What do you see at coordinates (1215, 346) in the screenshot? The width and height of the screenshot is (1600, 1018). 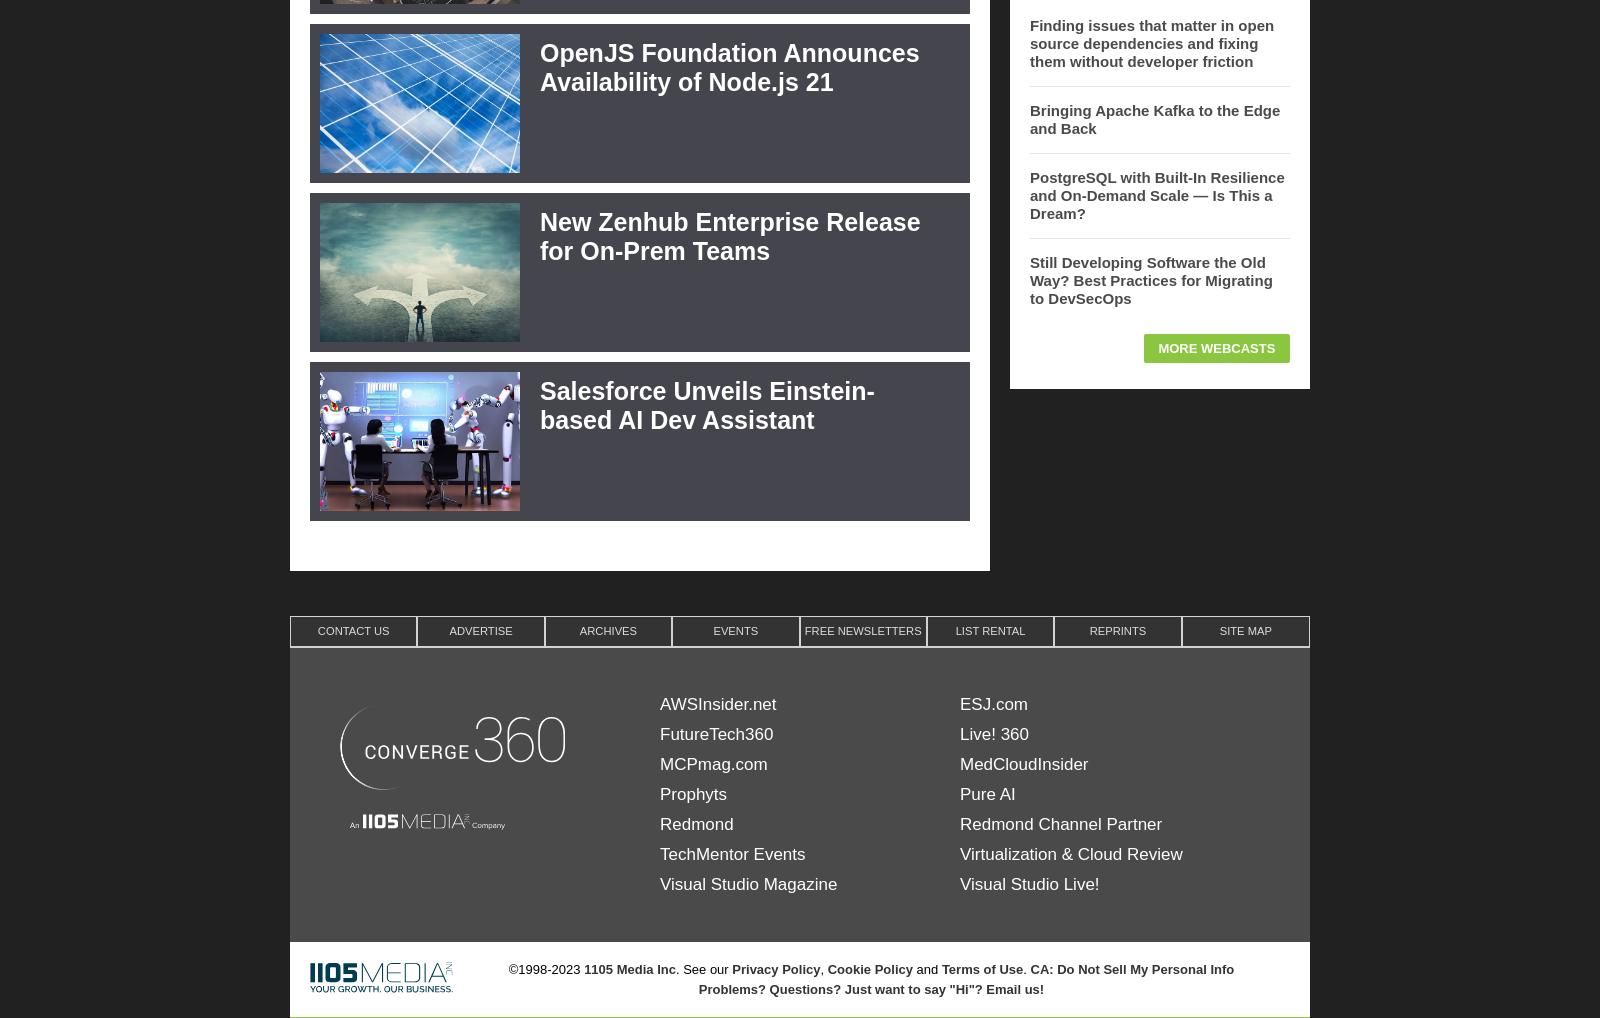 I see `'More Webcasts'` at bounding box center [1215, 346].